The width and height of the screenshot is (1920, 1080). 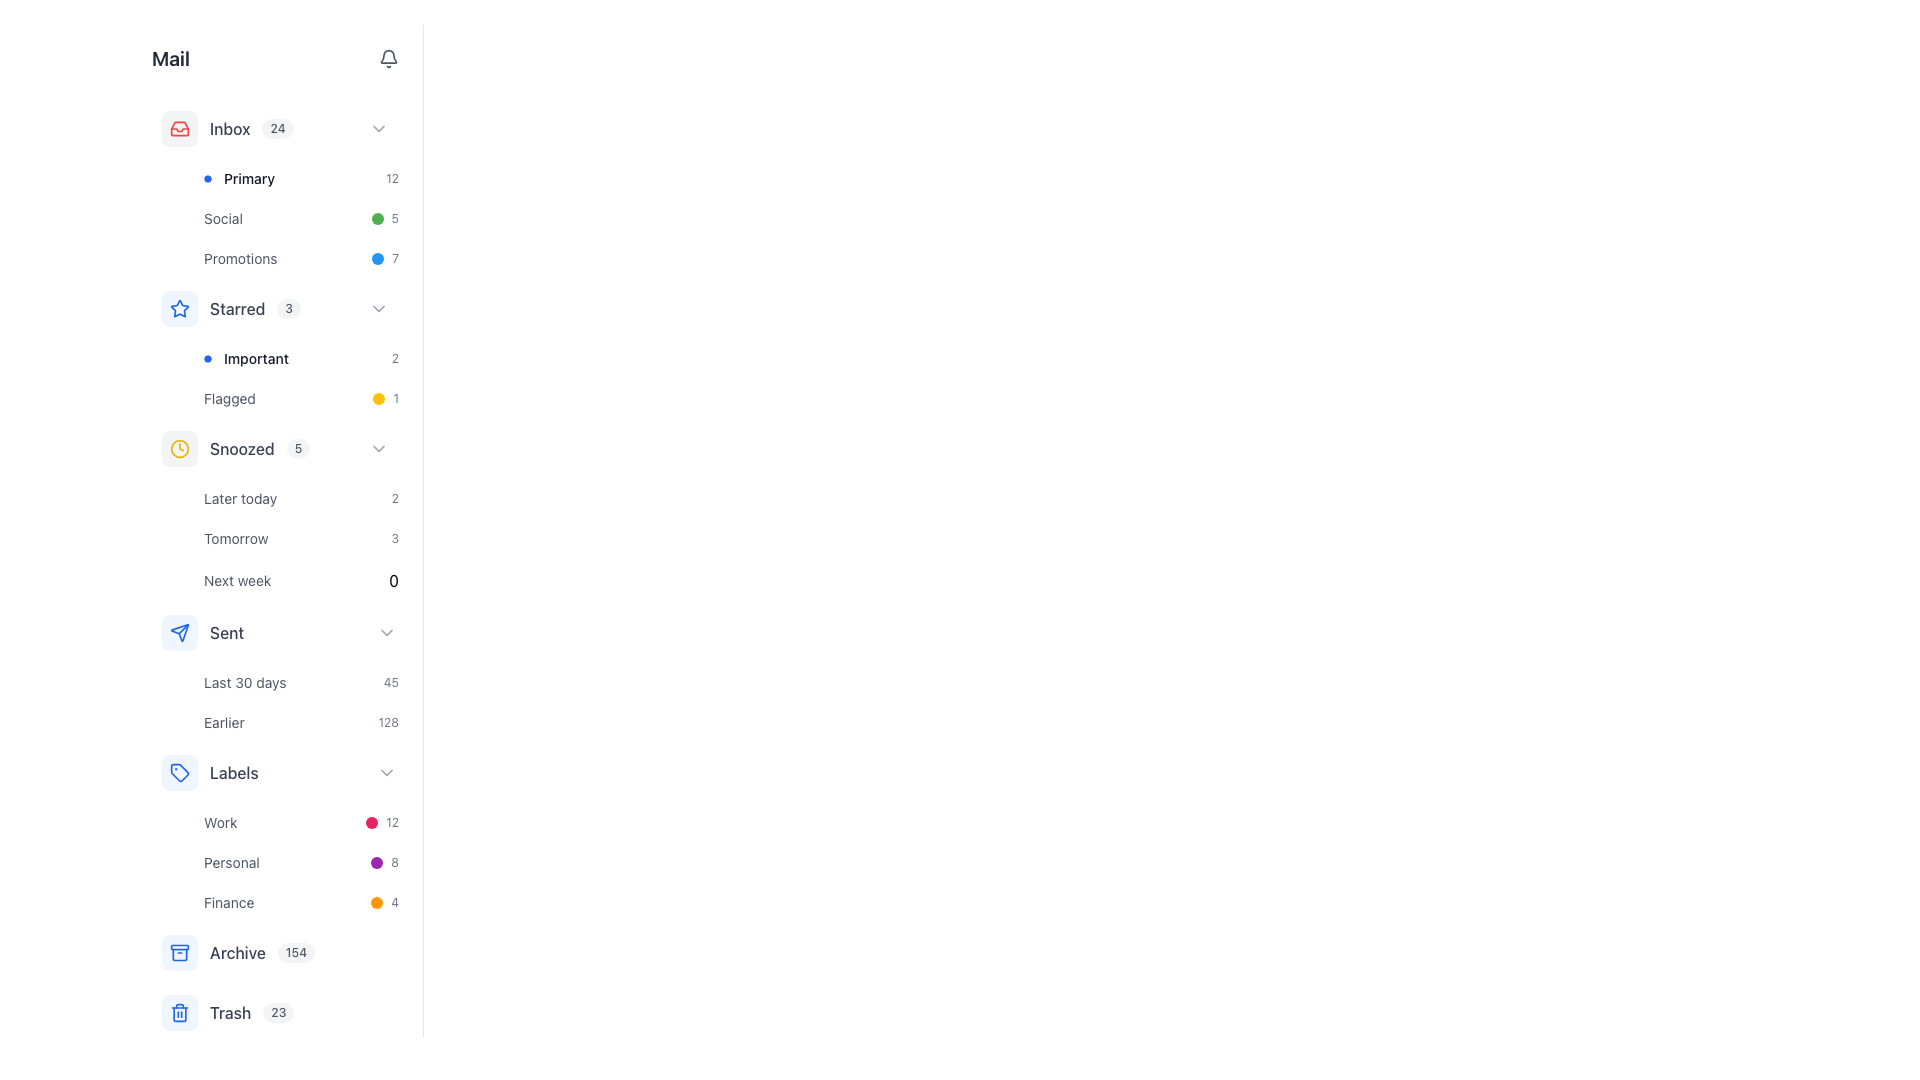 What do you see at coordinates (277, 128) in the screenshot?
I see `the displayed number '24' on the rounded rectangular badge with a light gray background, located next to the word 'Inbox' in the left navigation menu` at bounding box center [277, 128].